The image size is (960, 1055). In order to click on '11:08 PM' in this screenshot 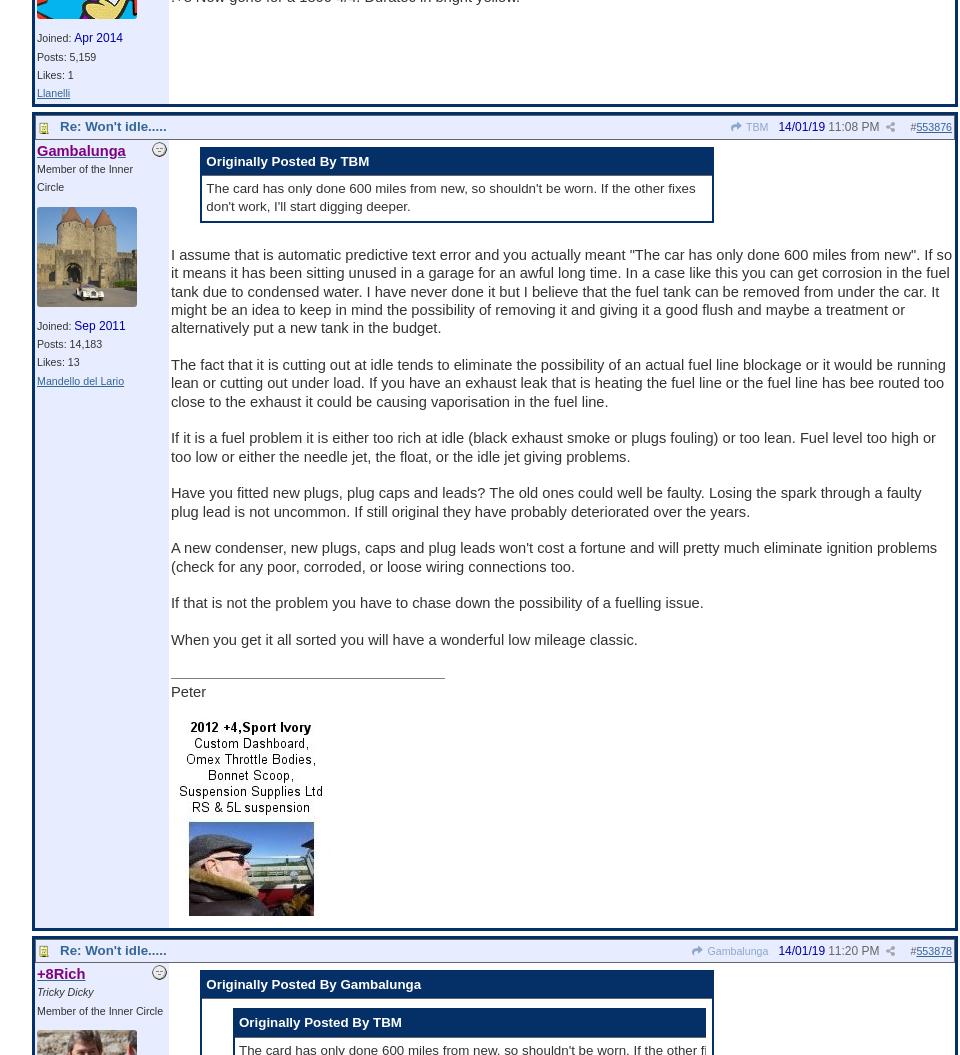, I will do `click(828, 127)`.